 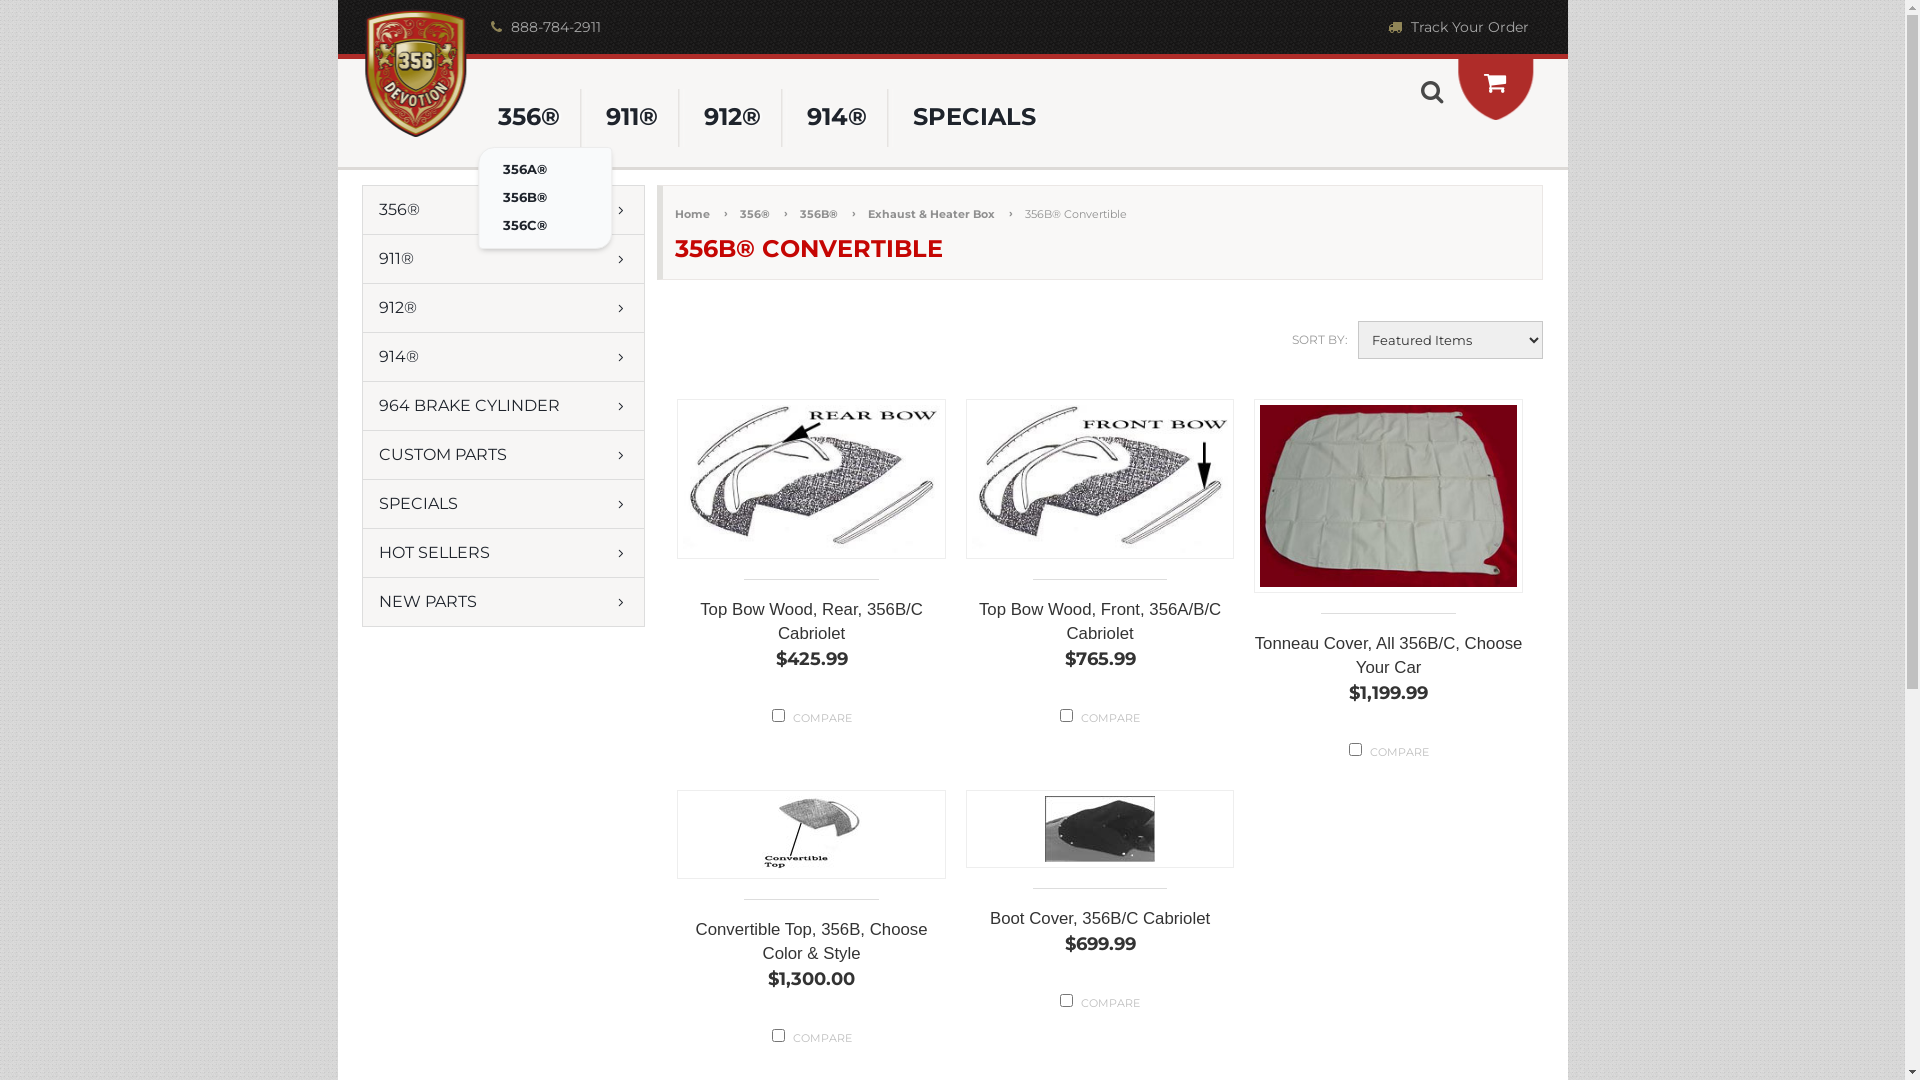 What do you see at coordinates (1355, 749) in the screenshot?
I see `'2016'` at bounding box center [1355, 749].